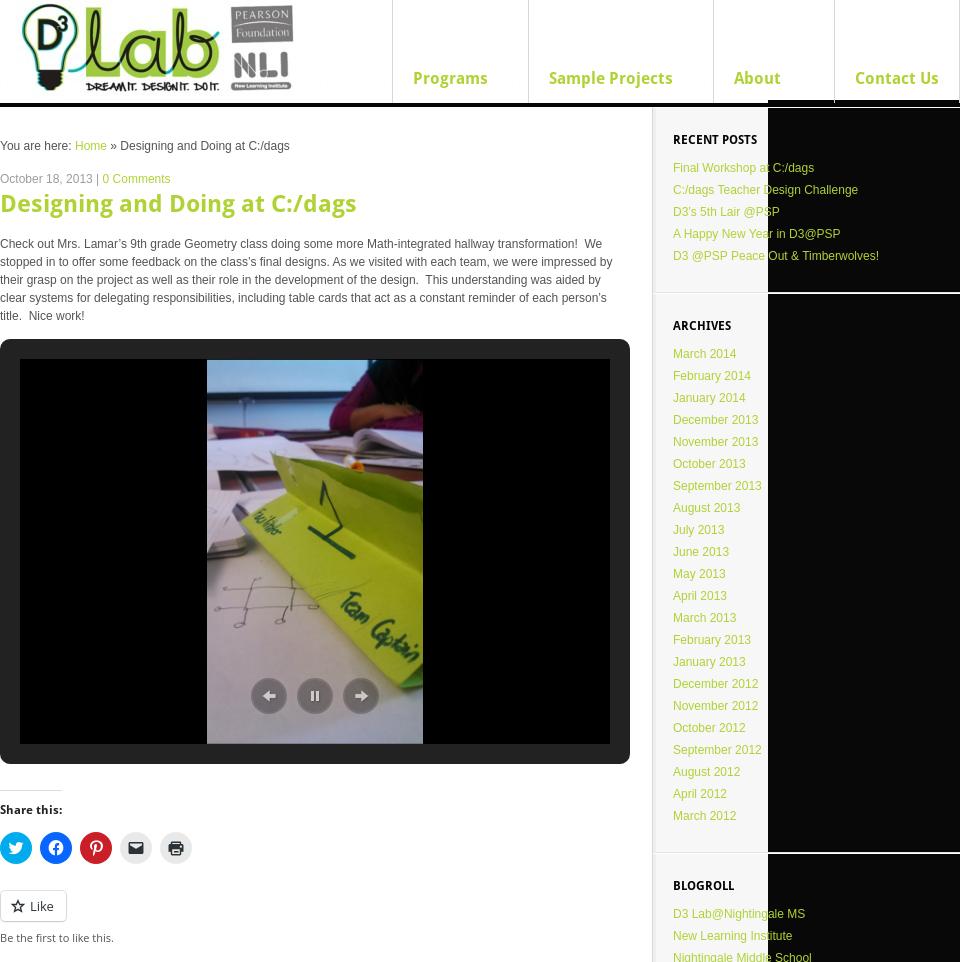 Image resolution: width=960 pixels, height=962 pixels. What do you see at coordinates (708, 661) in the screenshot?
I see `'January 2013'` at bounding box center [708, 661].